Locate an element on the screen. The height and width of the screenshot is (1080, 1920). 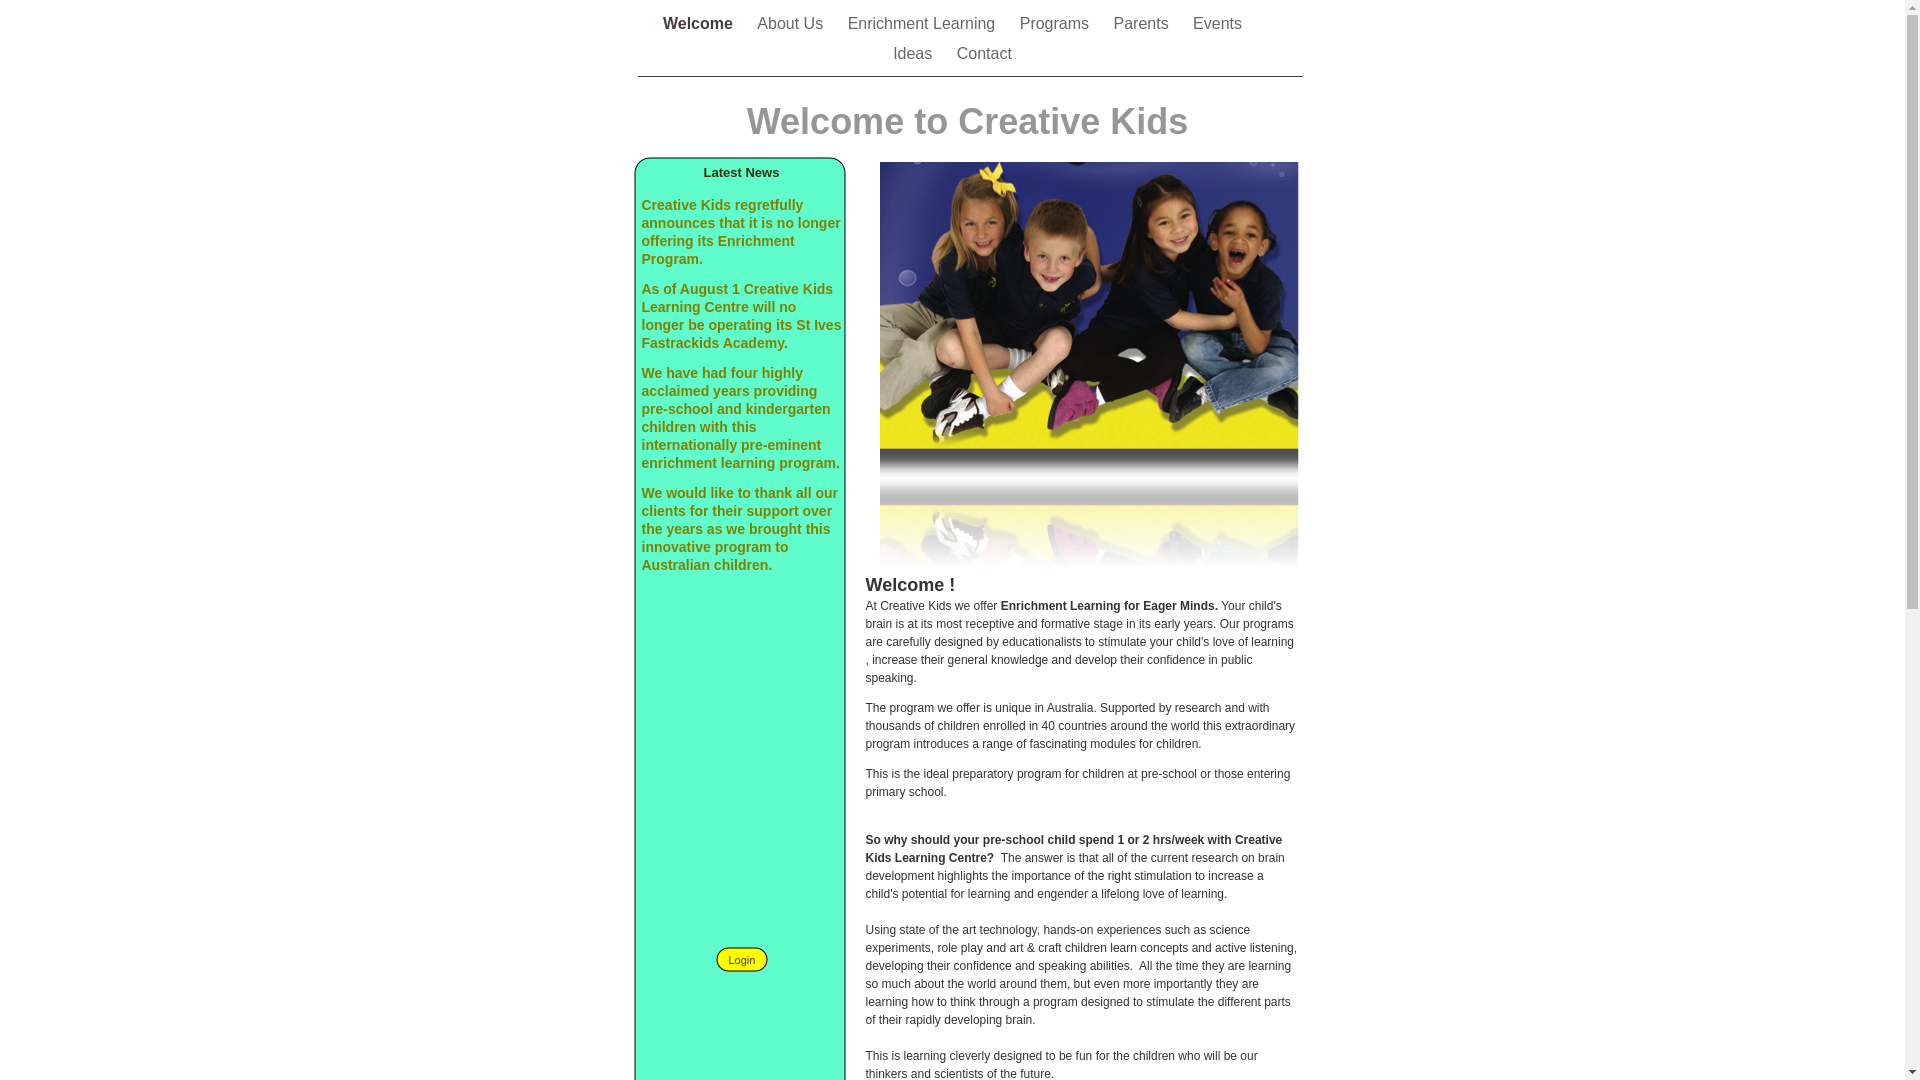
'Programs' is located at coordinates (1019, 23).